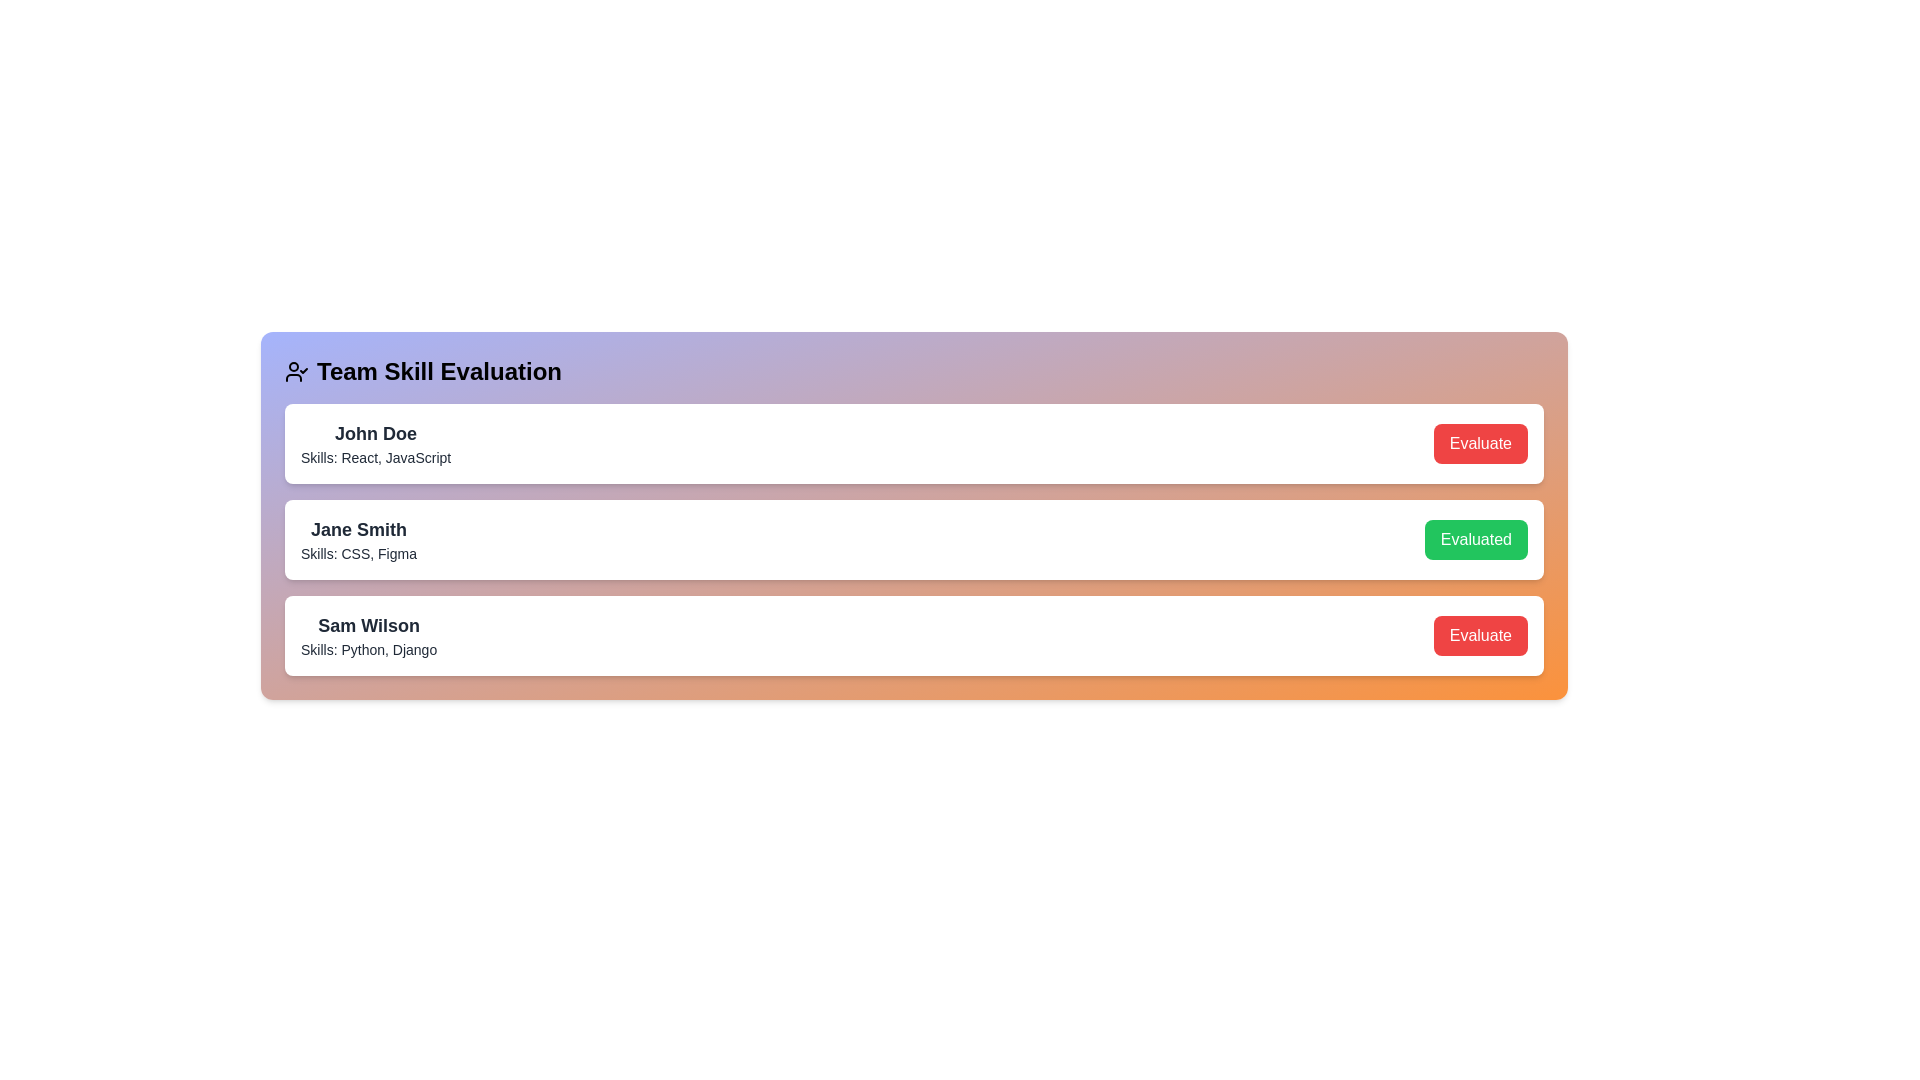 Image resolution: width=1920 pixels, height=1080 pixels. Describe the element at coordinates (296, 371) in the screenshot. I see `the decorative icon representing the 'Team Skill Evaluation' section, located at the far left of the header` at that location.